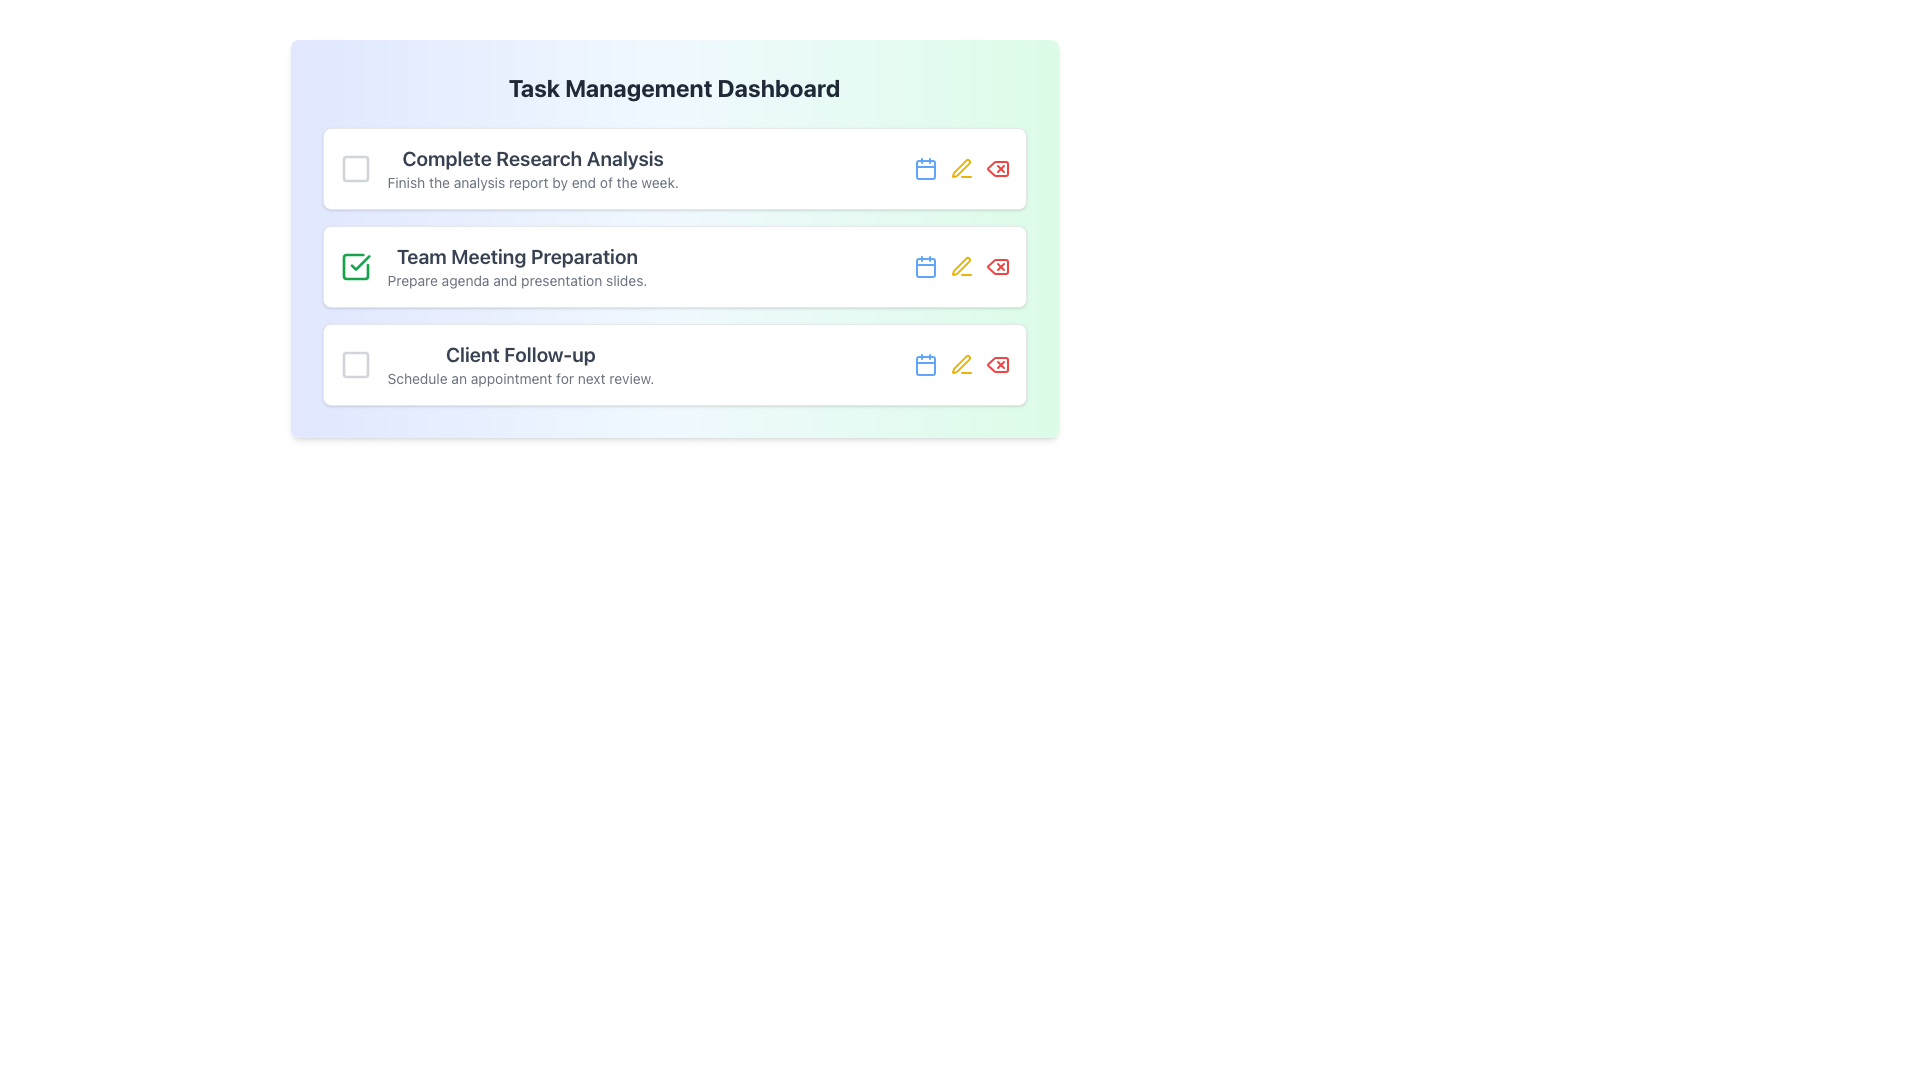  Describe the element at coordinates (997, 168) in the screenshot. I see `the delete button, which is the third icon in the action section of the first task in the task management dashboard` at that location.